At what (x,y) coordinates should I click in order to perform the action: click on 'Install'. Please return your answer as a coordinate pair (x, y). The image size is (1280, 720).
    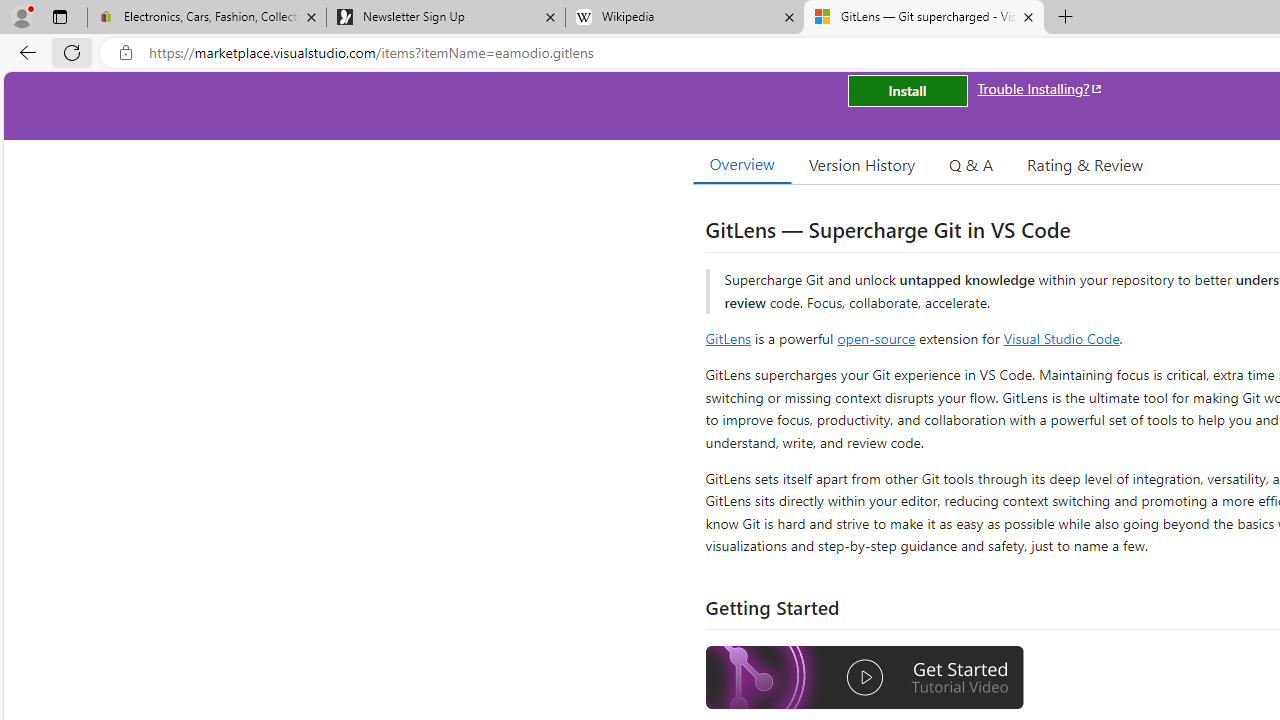
    Looking at the image, I should click on (906, 91).